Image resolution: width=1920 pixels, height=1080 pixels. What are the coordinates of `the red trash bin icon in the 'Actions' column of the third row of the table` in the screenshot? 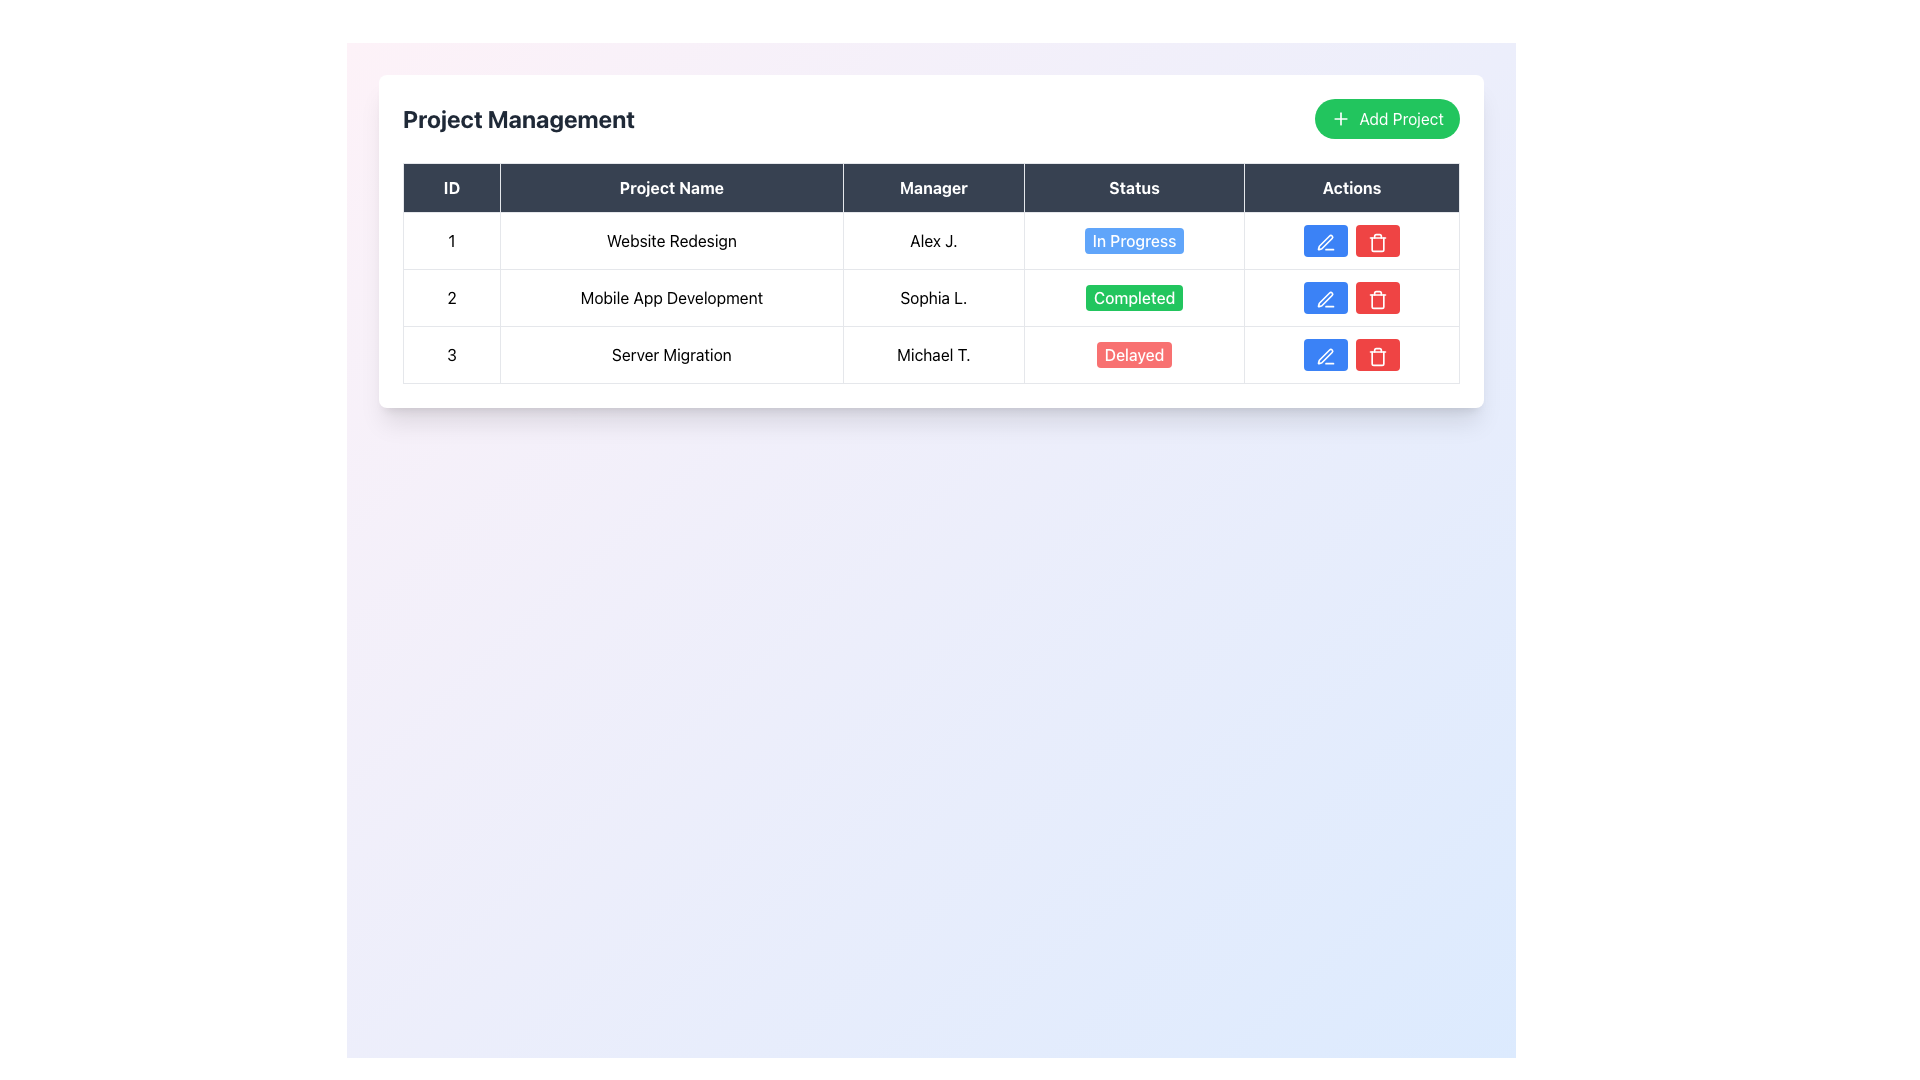 It's located at (1376, 241).